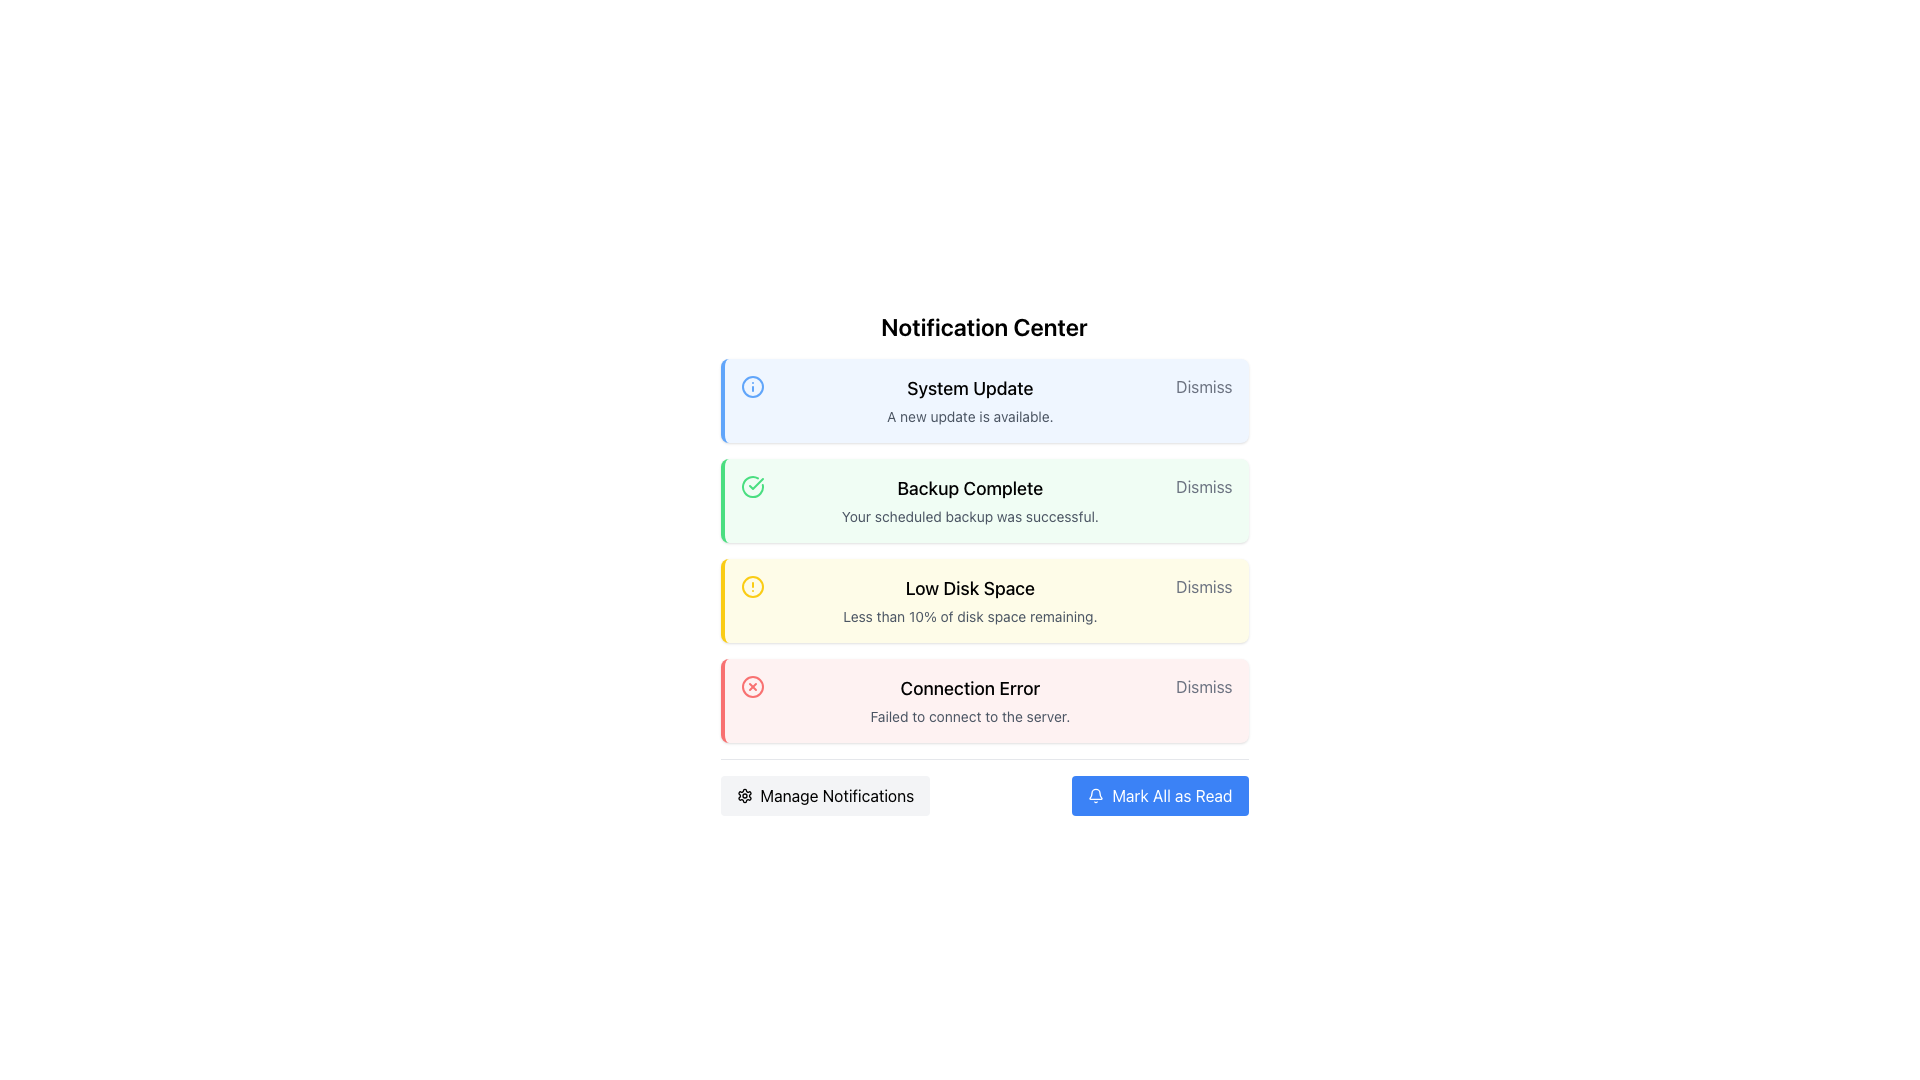 This screenshot has height=1080, width=1920. Describe the element at coordinates (970, 600) in the screenshot. I see `the textual notification about low disk space, which is the third notification from the top, located between 'Backup Complete' and 'Connection Error', centered in a yellow background box` at that location.